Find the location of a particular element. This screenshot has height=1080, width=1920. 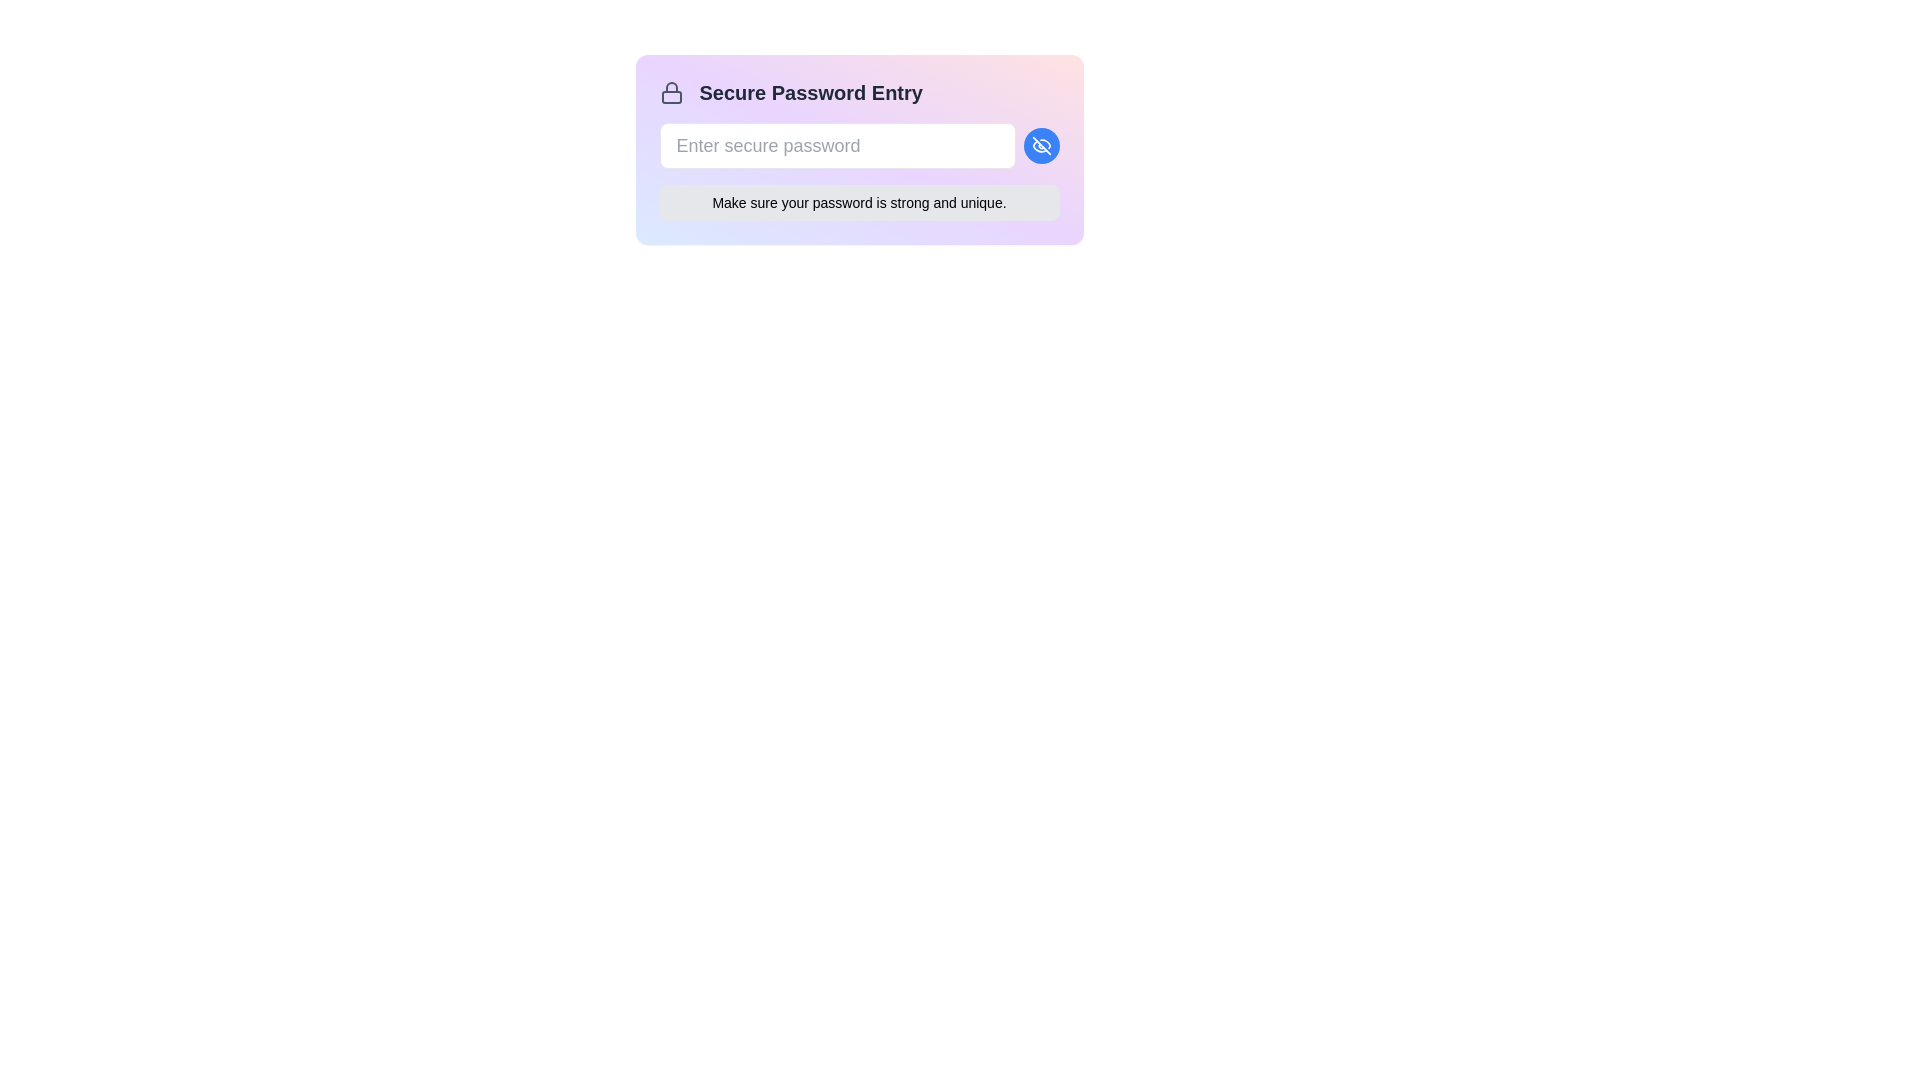

the rounded rectangle shape representing the body of the lock icon, which is positioned below the arch-shaped top part of the lock is located at coordinates (671, 97).